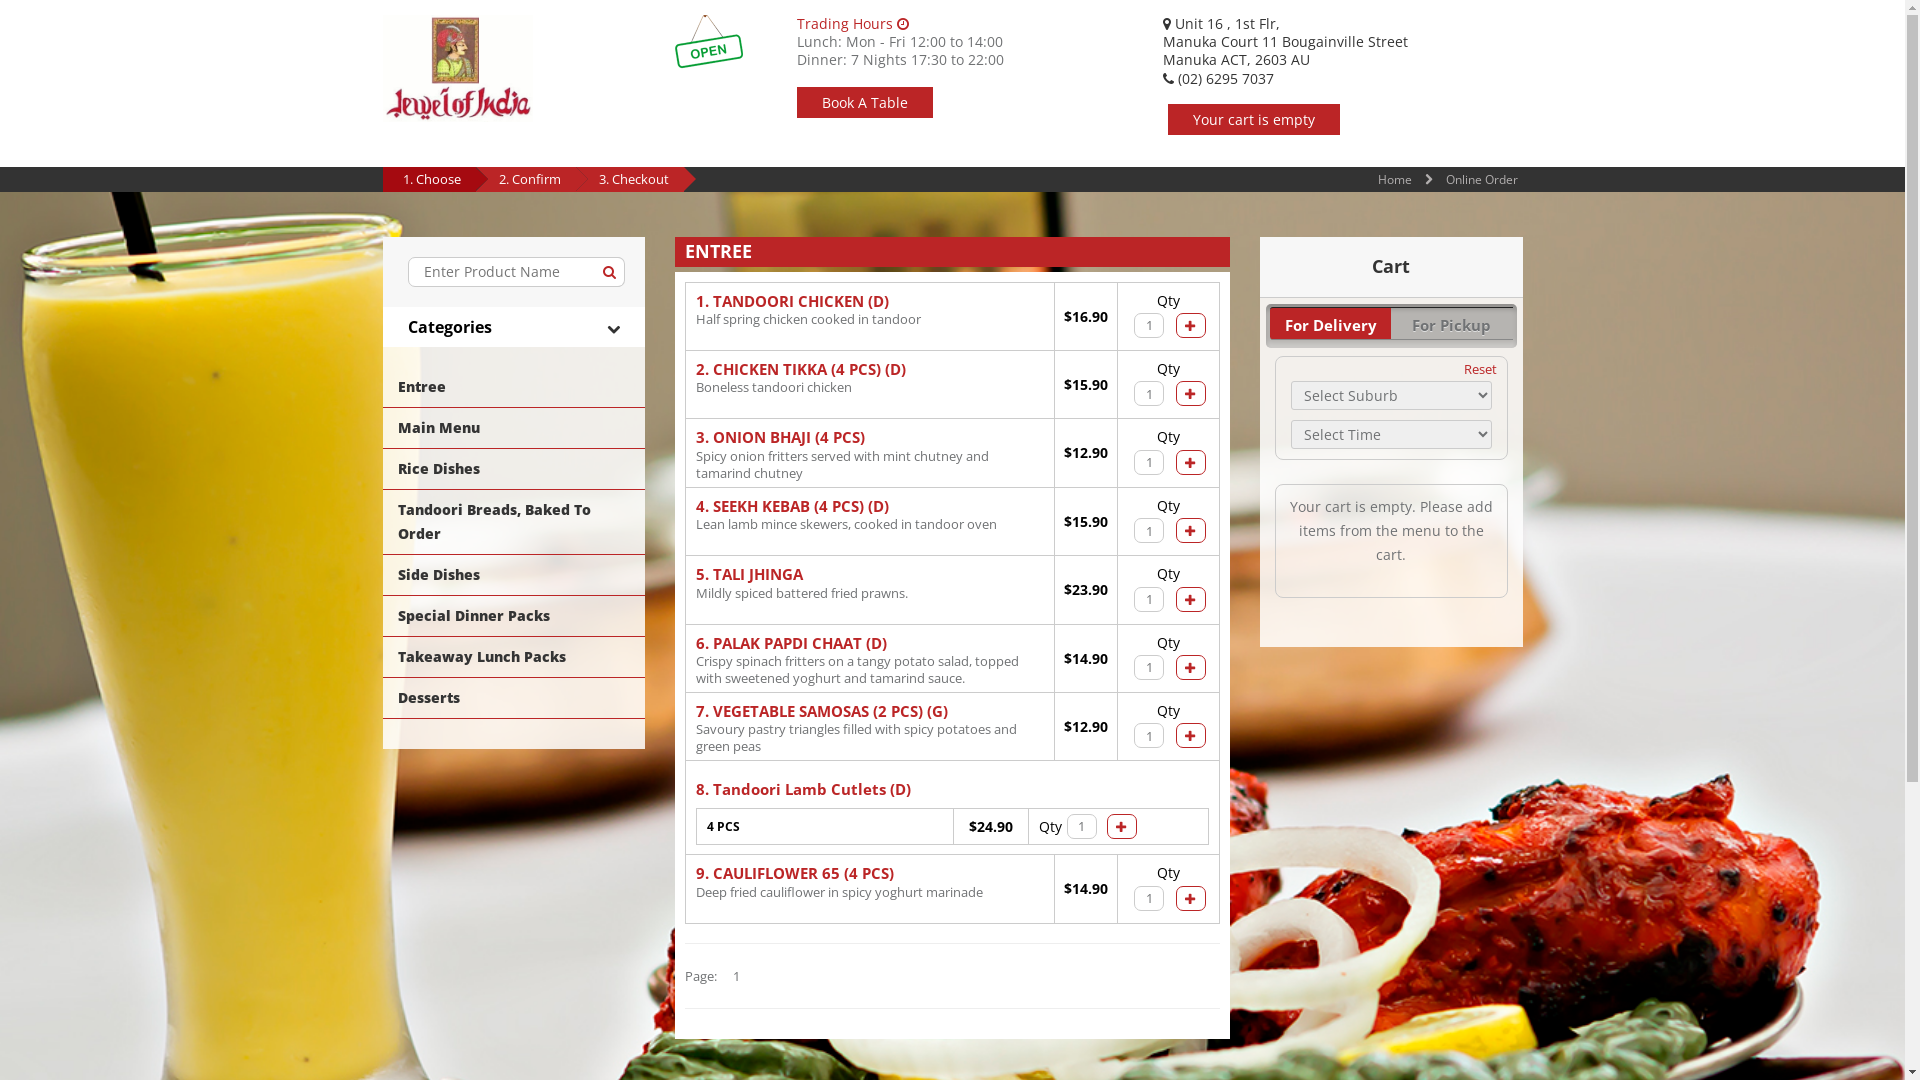  I want to click on 'Takeaway Lunch Packs', so click(382, 656).